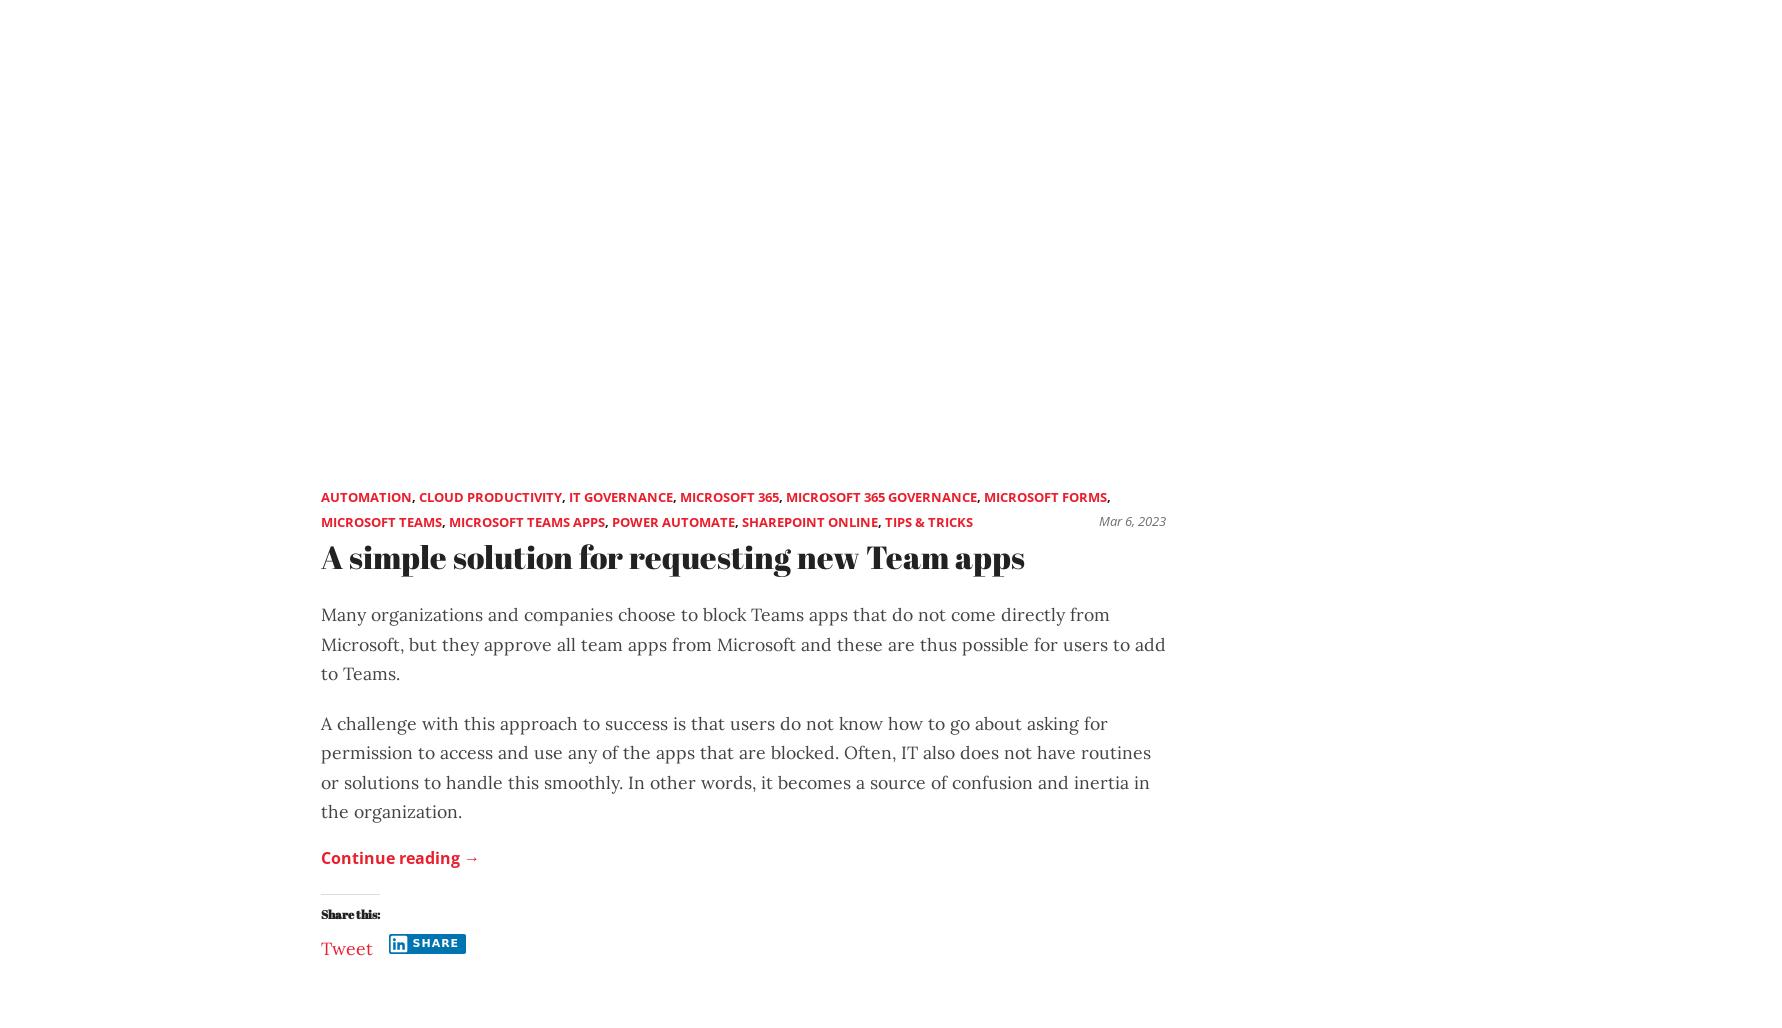 This screenshot has height=1028, width=1782. What do you see at coordinates (319, 644) in the screenshot?
I see `'Many organizations and companies choose to block Teams apps that do not come directly from Microsoft, but they approve all team apps from Microsoft and these are thus possible for users to add to Teams.'` at bounding box center [319, 644].